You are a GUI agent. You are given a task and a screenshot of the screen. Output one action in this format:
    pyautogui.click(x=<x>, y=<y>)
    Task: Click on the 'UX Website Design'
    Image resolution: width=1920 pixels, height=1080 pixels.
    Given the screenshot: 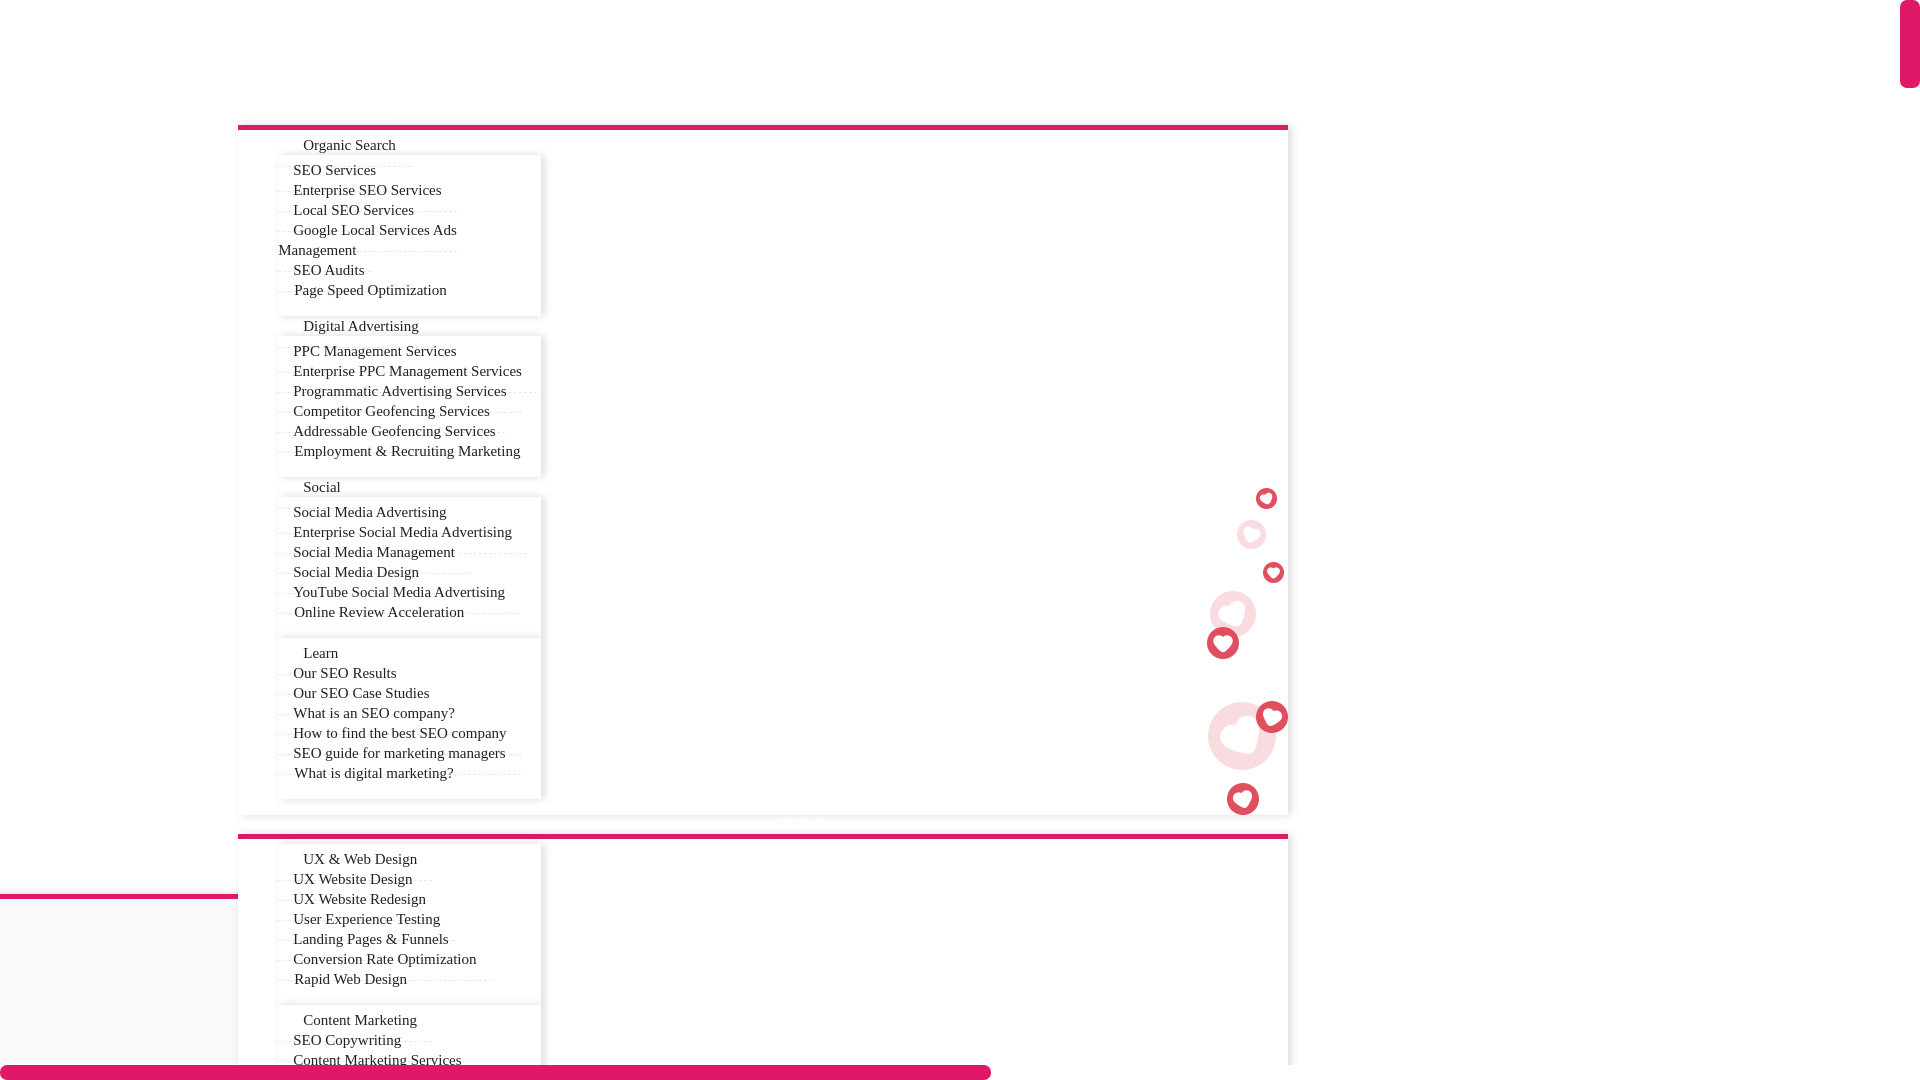 What is the action you would take?
    pyautogui.click(x=352, y=878)
    